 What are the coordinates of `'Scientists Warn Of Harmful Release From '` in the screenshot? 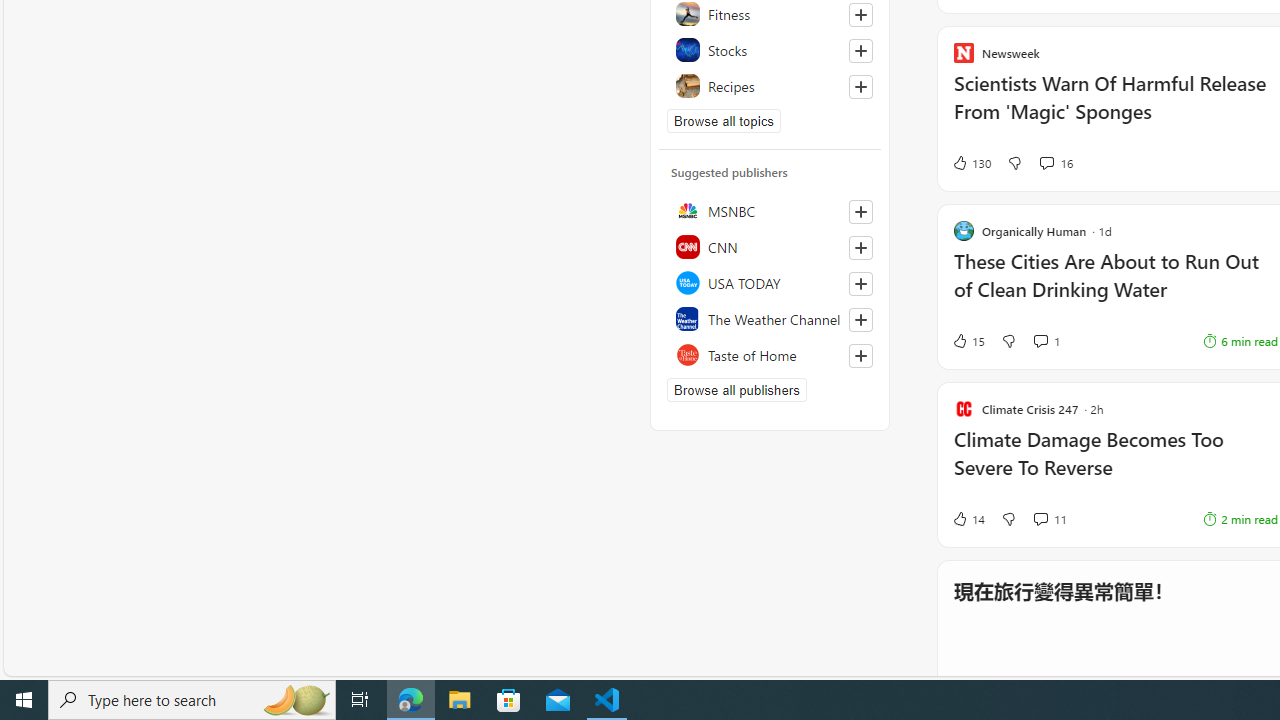 It's located at (1114, 108).